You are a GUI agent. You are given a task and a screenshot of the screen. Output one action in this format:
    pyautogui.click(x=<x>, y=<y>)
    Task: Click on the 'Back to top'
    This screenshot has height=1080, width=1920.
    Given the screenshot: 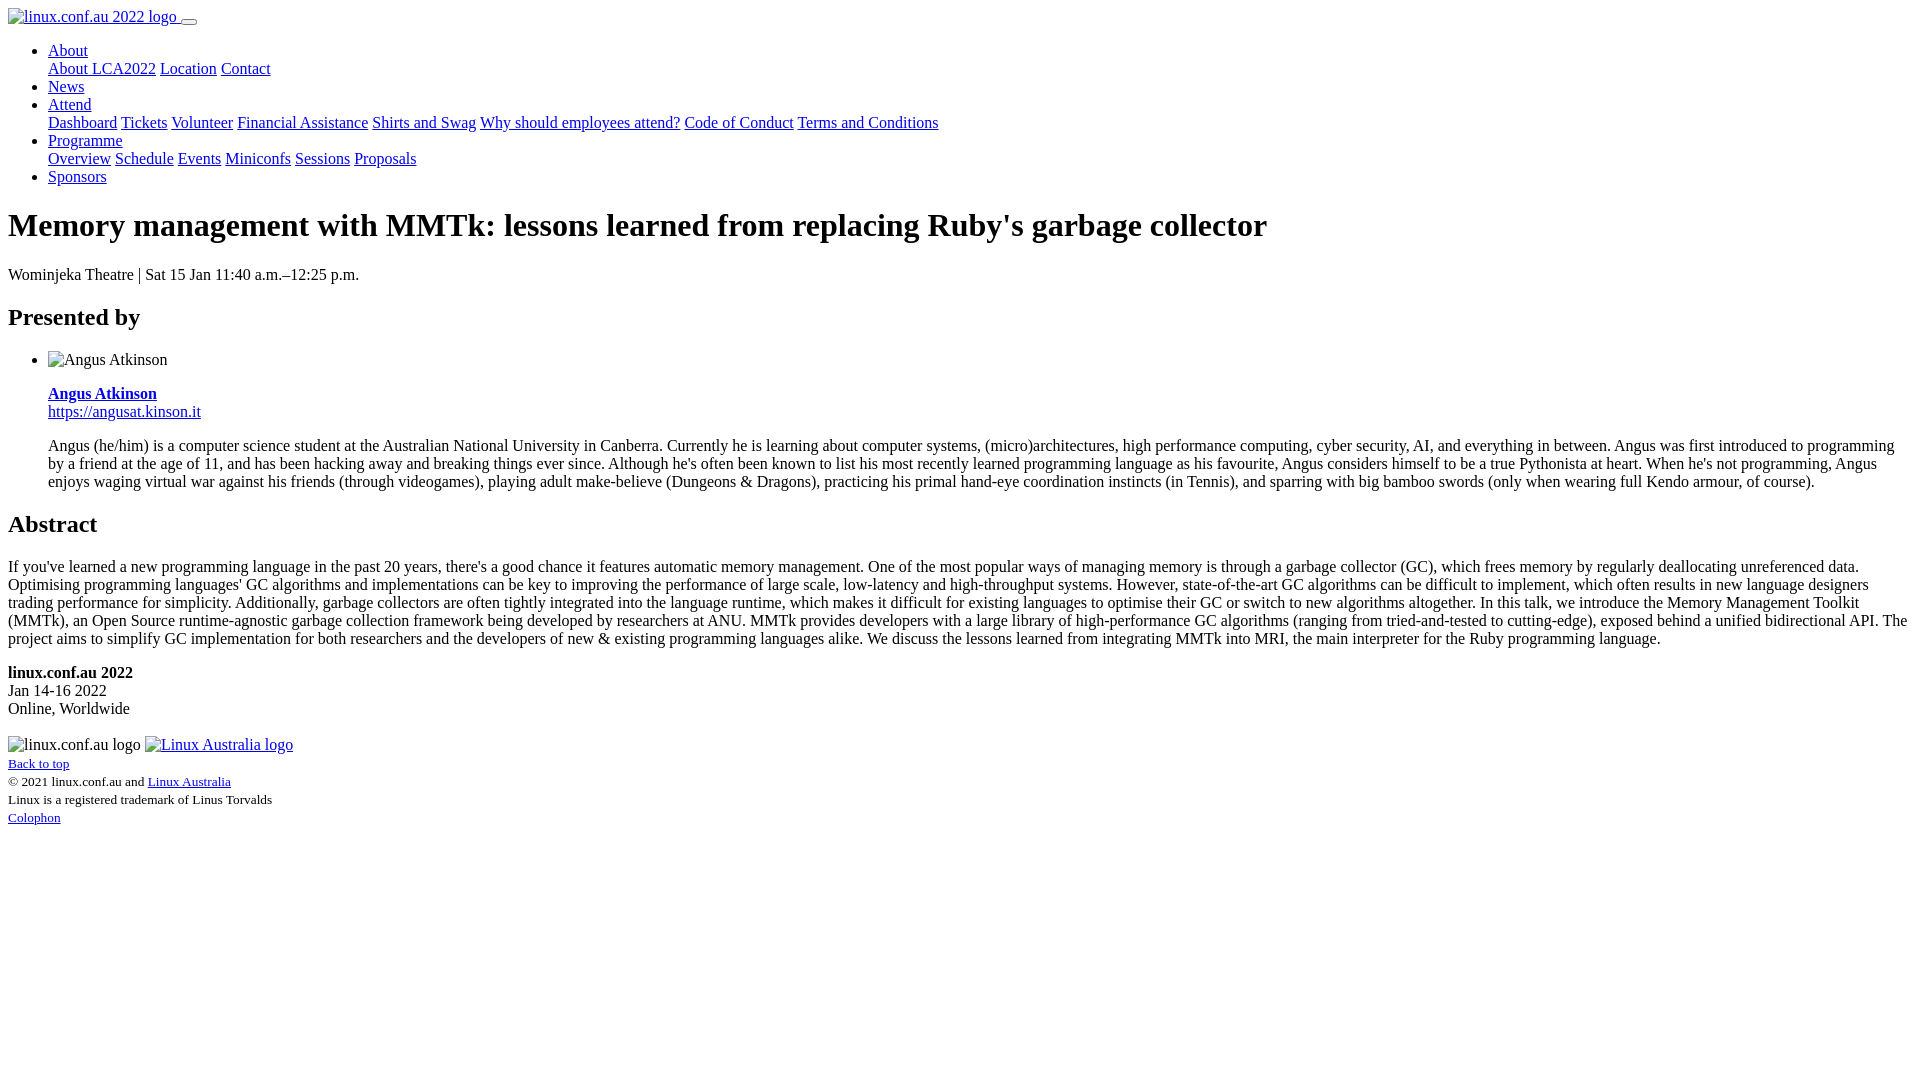 What is the action you would take?
    pyautogui.click(x=38, y=763)
    